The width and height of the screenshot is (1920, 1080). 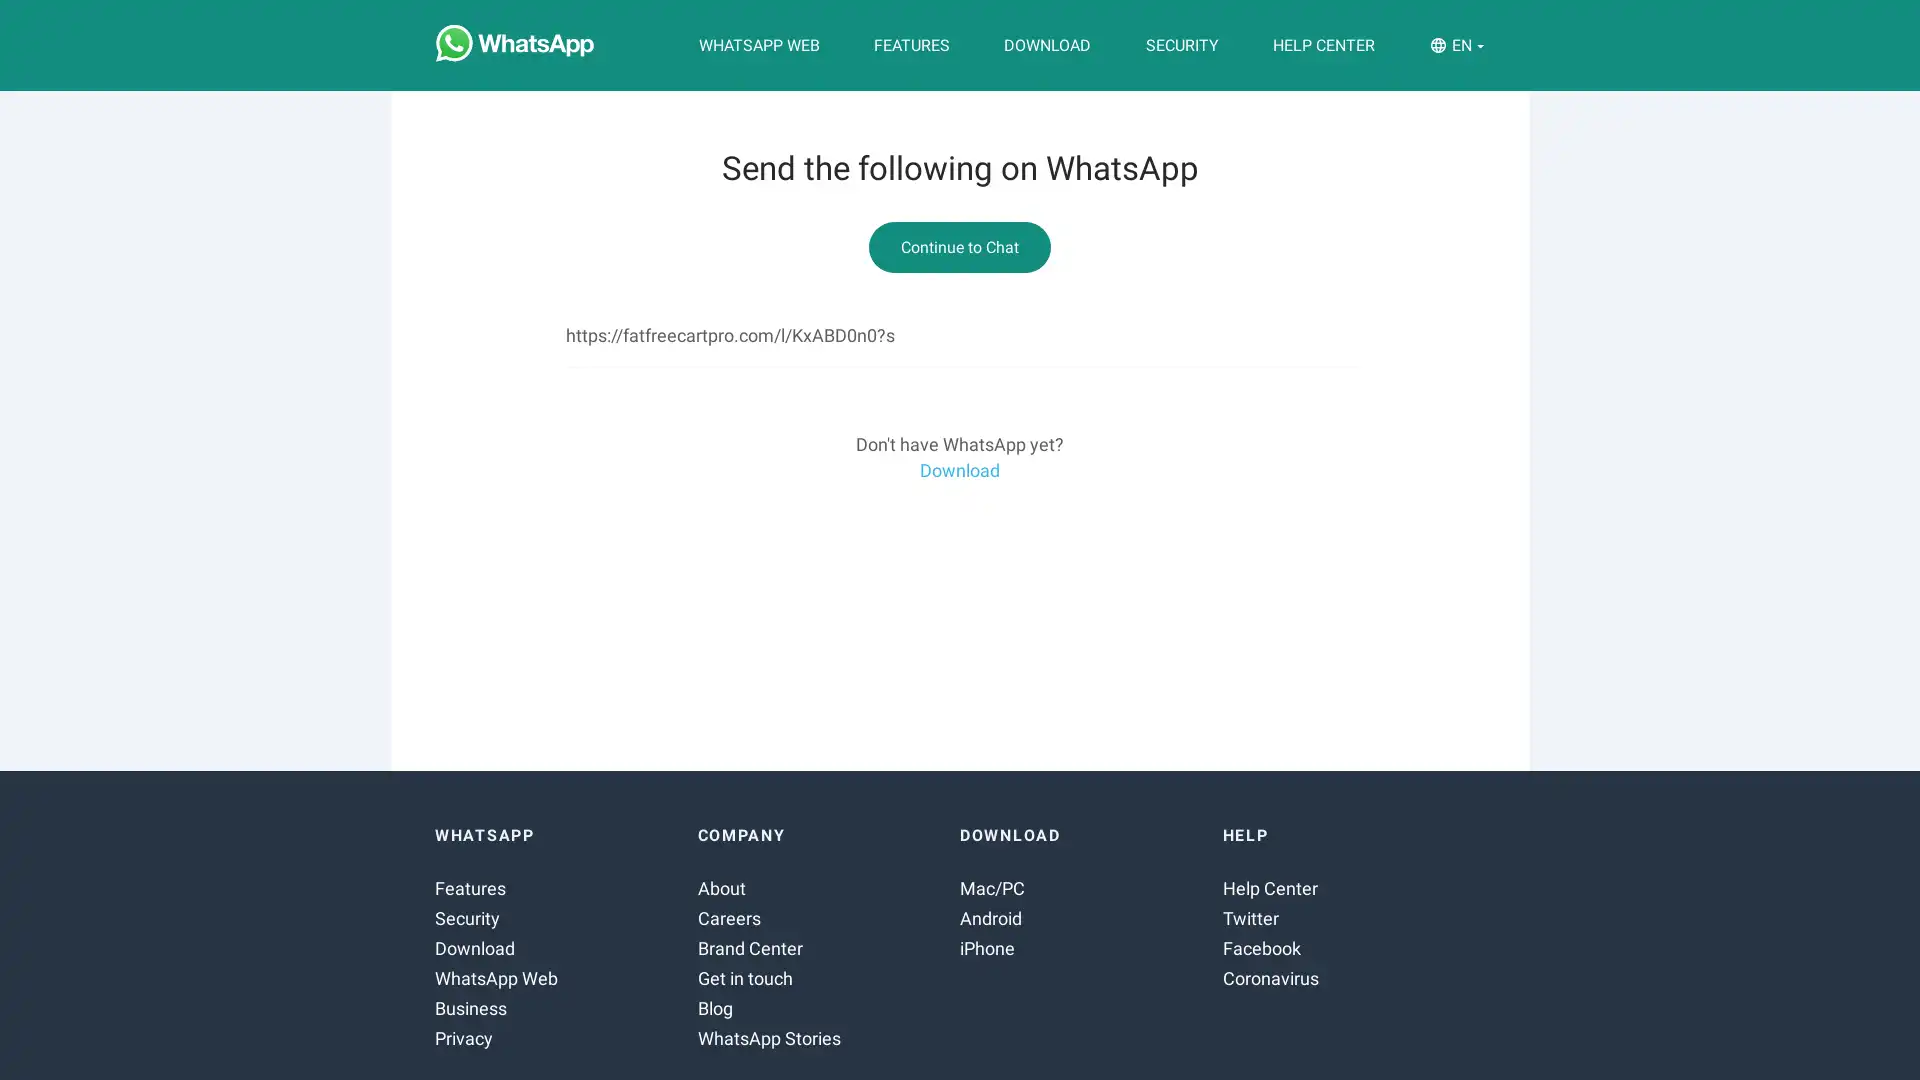 What do you see at coordinates (1457, 45) in the screenshot?
I see `EN` at bounding box center [1457, 45].